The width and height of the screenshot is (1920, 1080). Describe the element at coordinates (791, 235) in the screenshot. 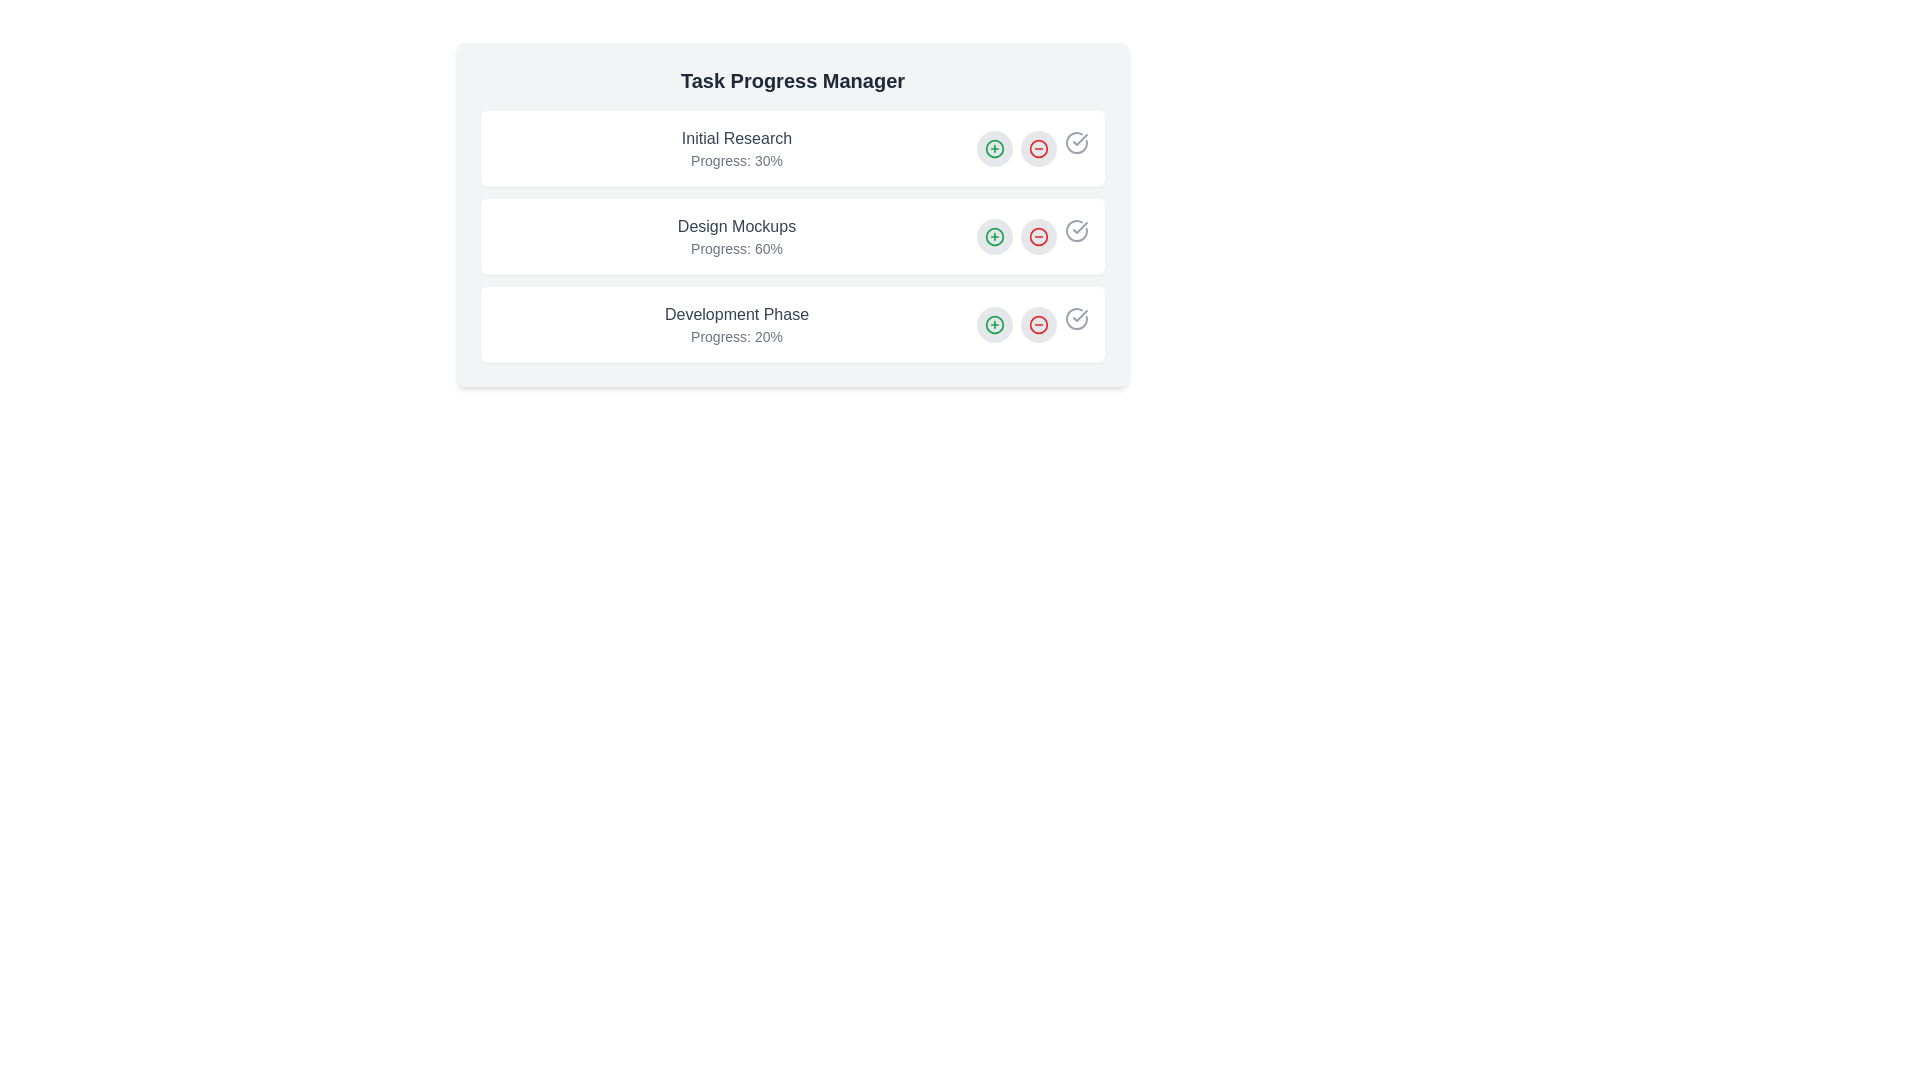

I see `the green plus button on the task progress card for 'Design Mockups', which is positioned in the middle of the vertical stack of task sections, to increase the progress` at that location.